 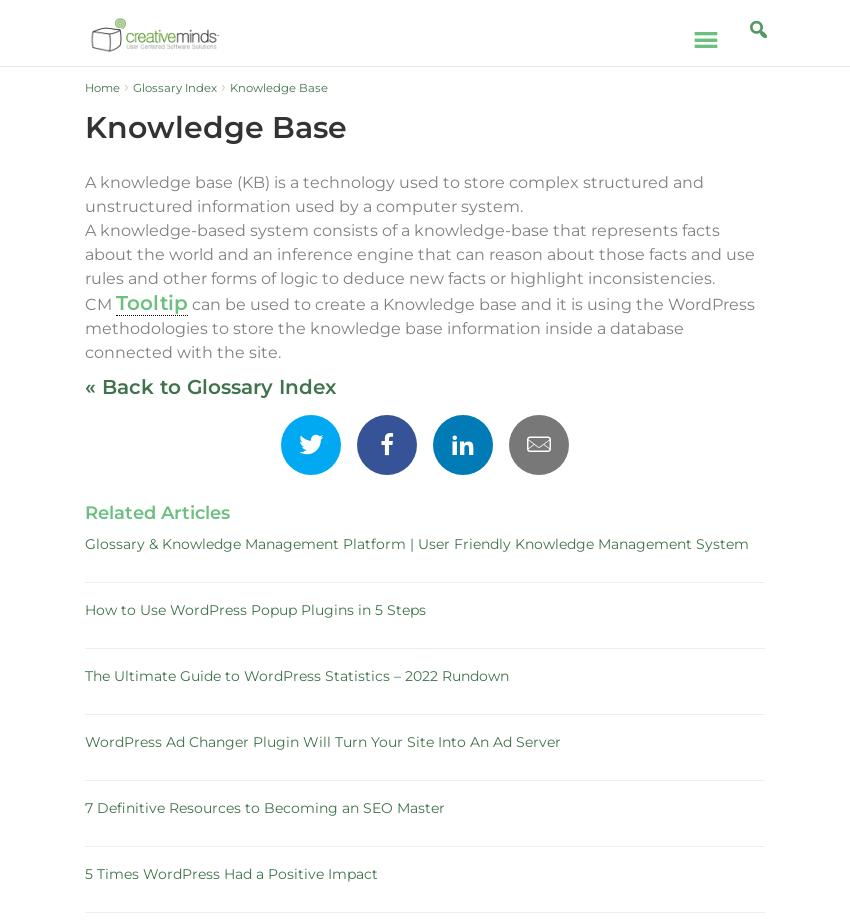 I want to click on 'A knowledge base (KB) is a technology used to store complex structured and unstructured information used by a computer system.', so click(x=394, y=194).